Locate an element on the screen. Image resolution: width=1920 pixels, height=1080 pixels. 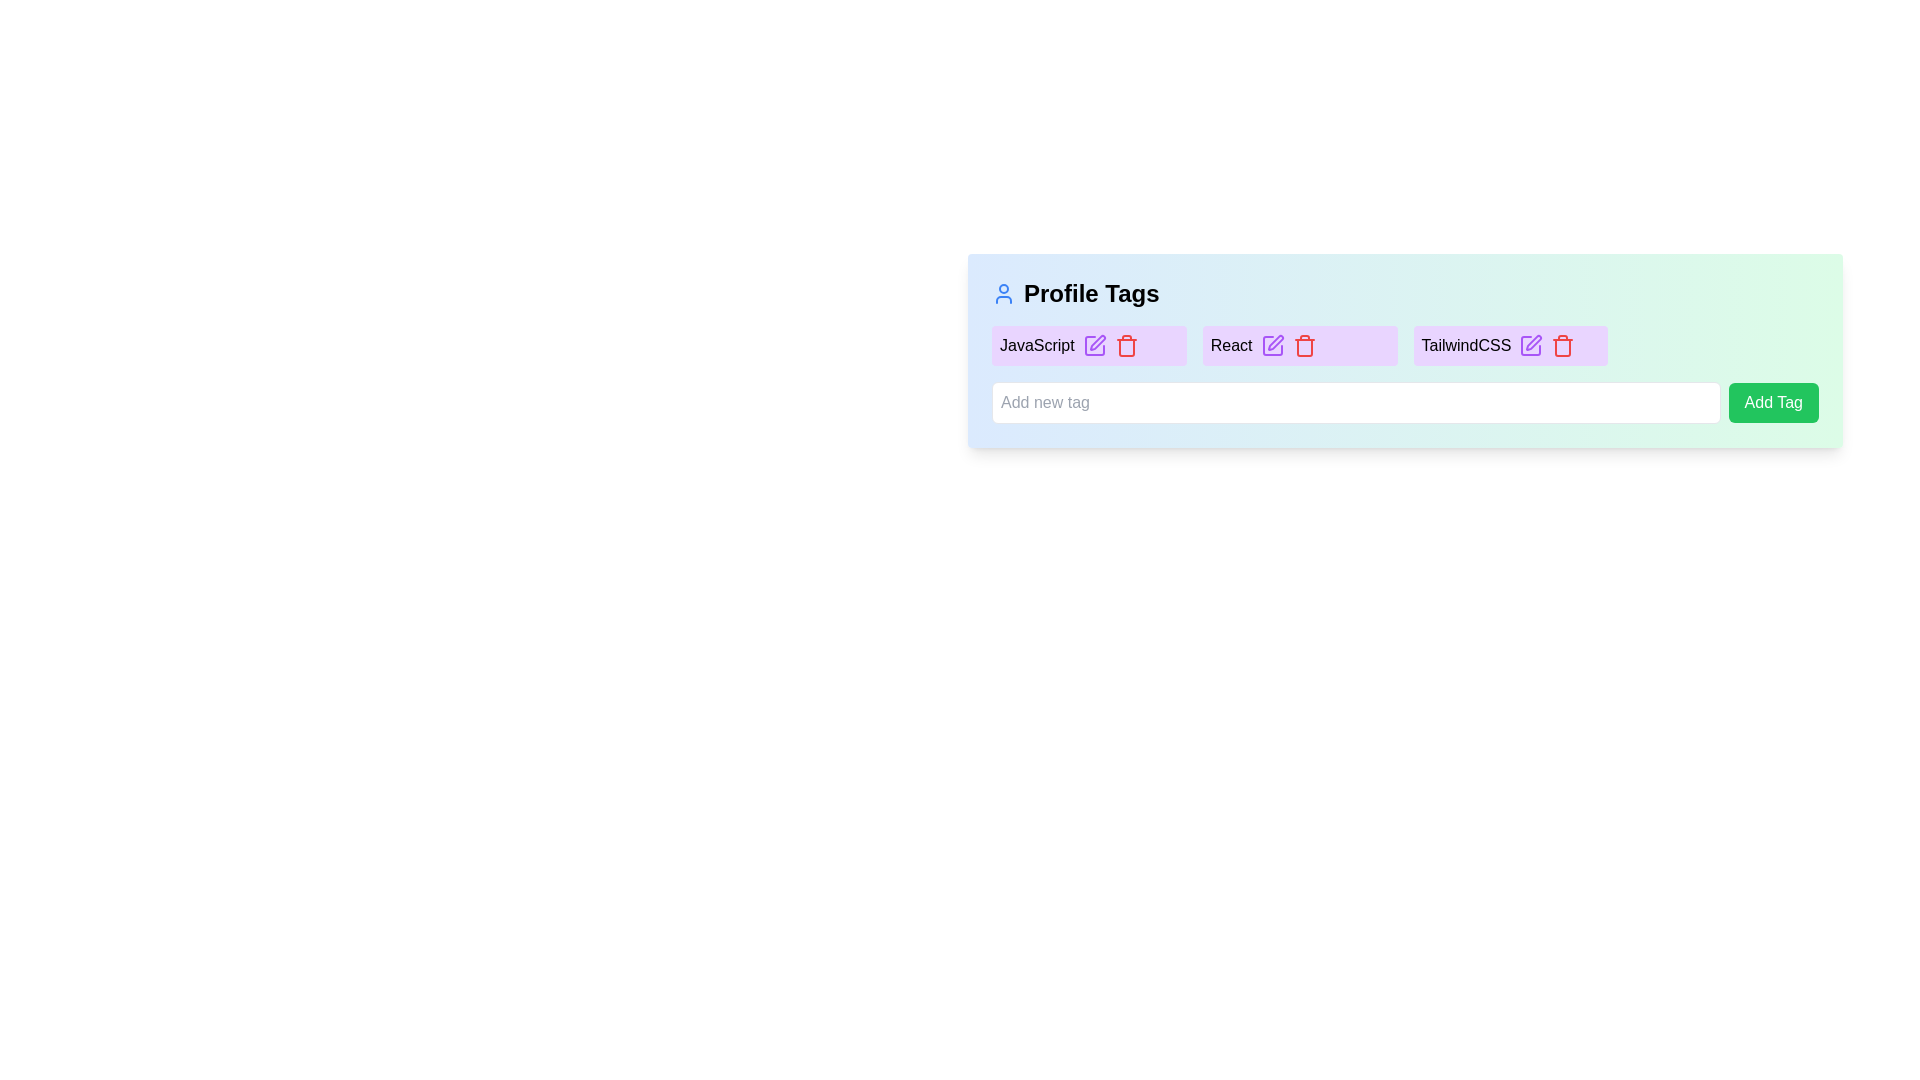
the pen-shaped icon representing the editing action located within the 'React' tag in the 'Profile Tags' section is located at coordinates (1274, 342).